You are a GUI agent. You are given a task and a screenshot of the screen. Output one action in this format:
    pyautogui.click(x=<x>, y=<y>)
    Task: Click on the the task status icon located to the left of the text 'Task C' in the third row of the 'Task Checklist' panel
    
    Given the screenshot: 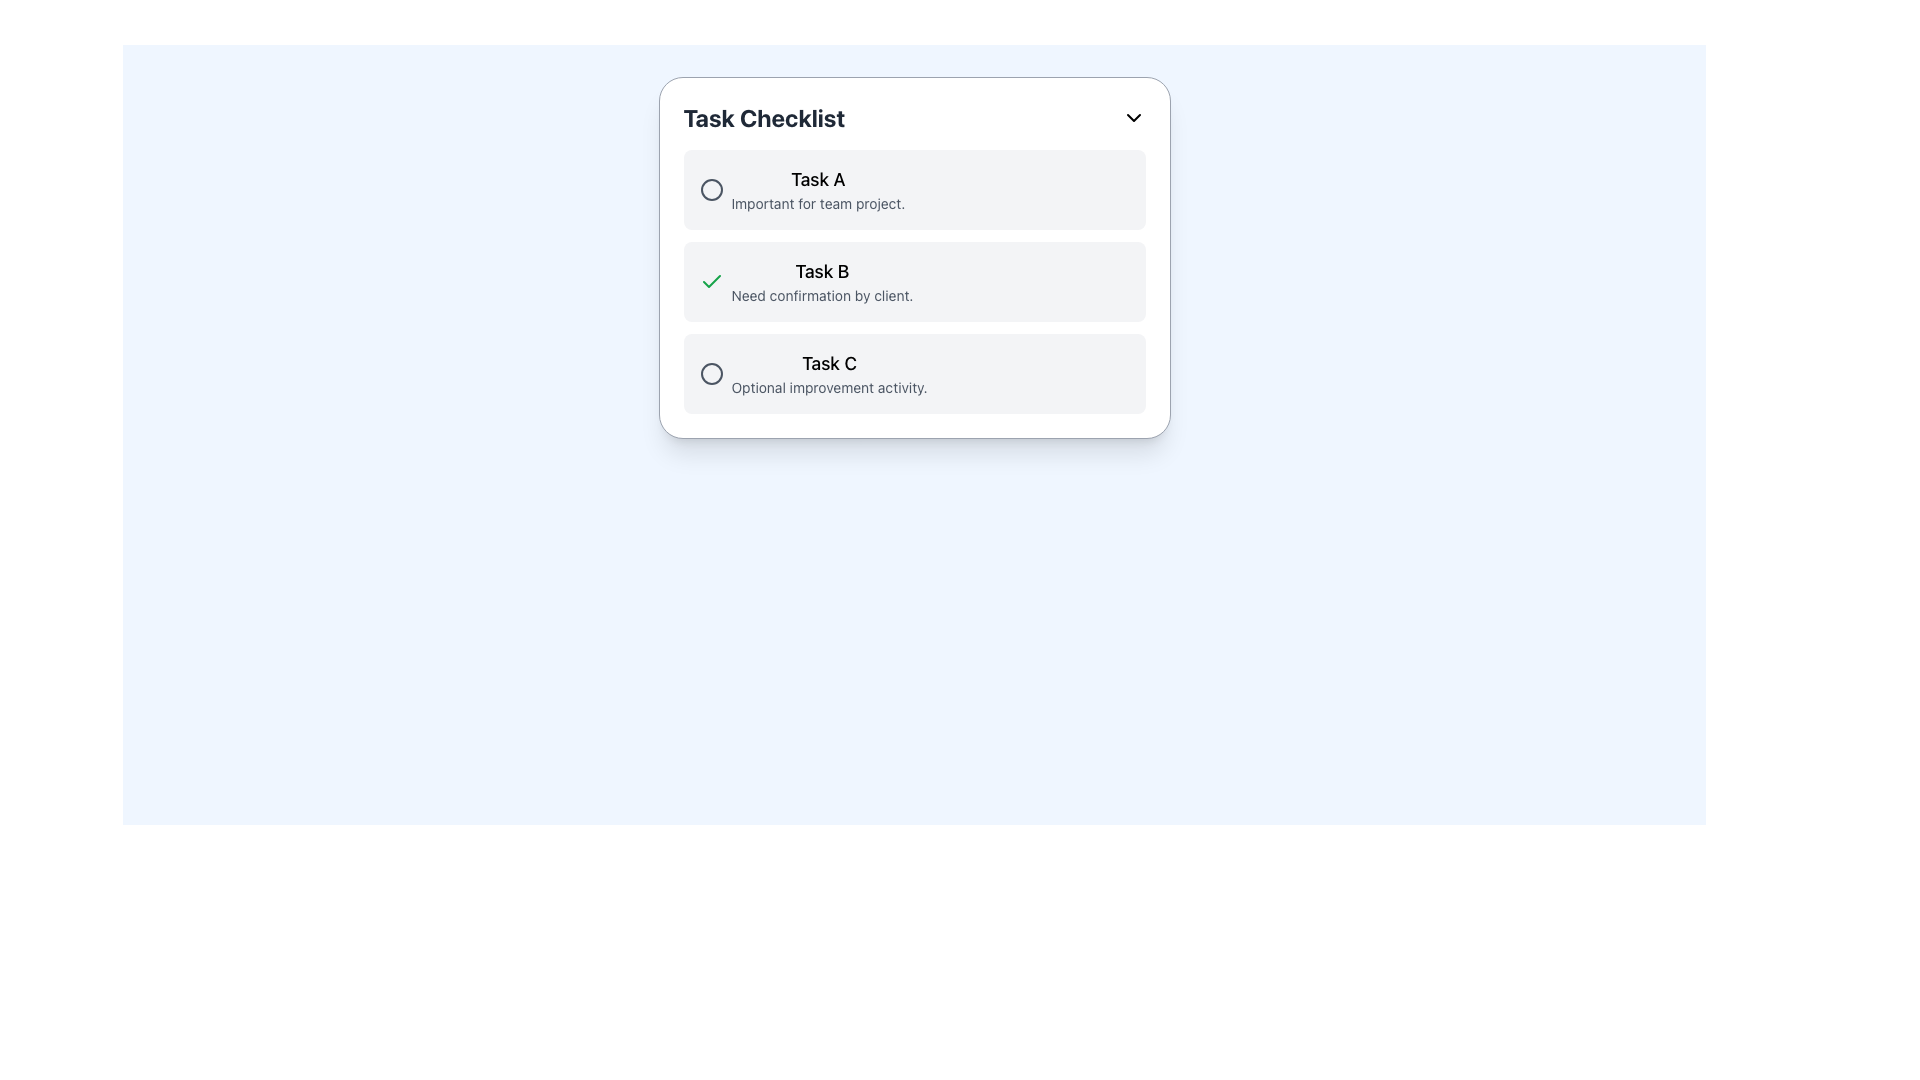 What is the action you would take?
    pyautogui.click(x=711, y=374)
    